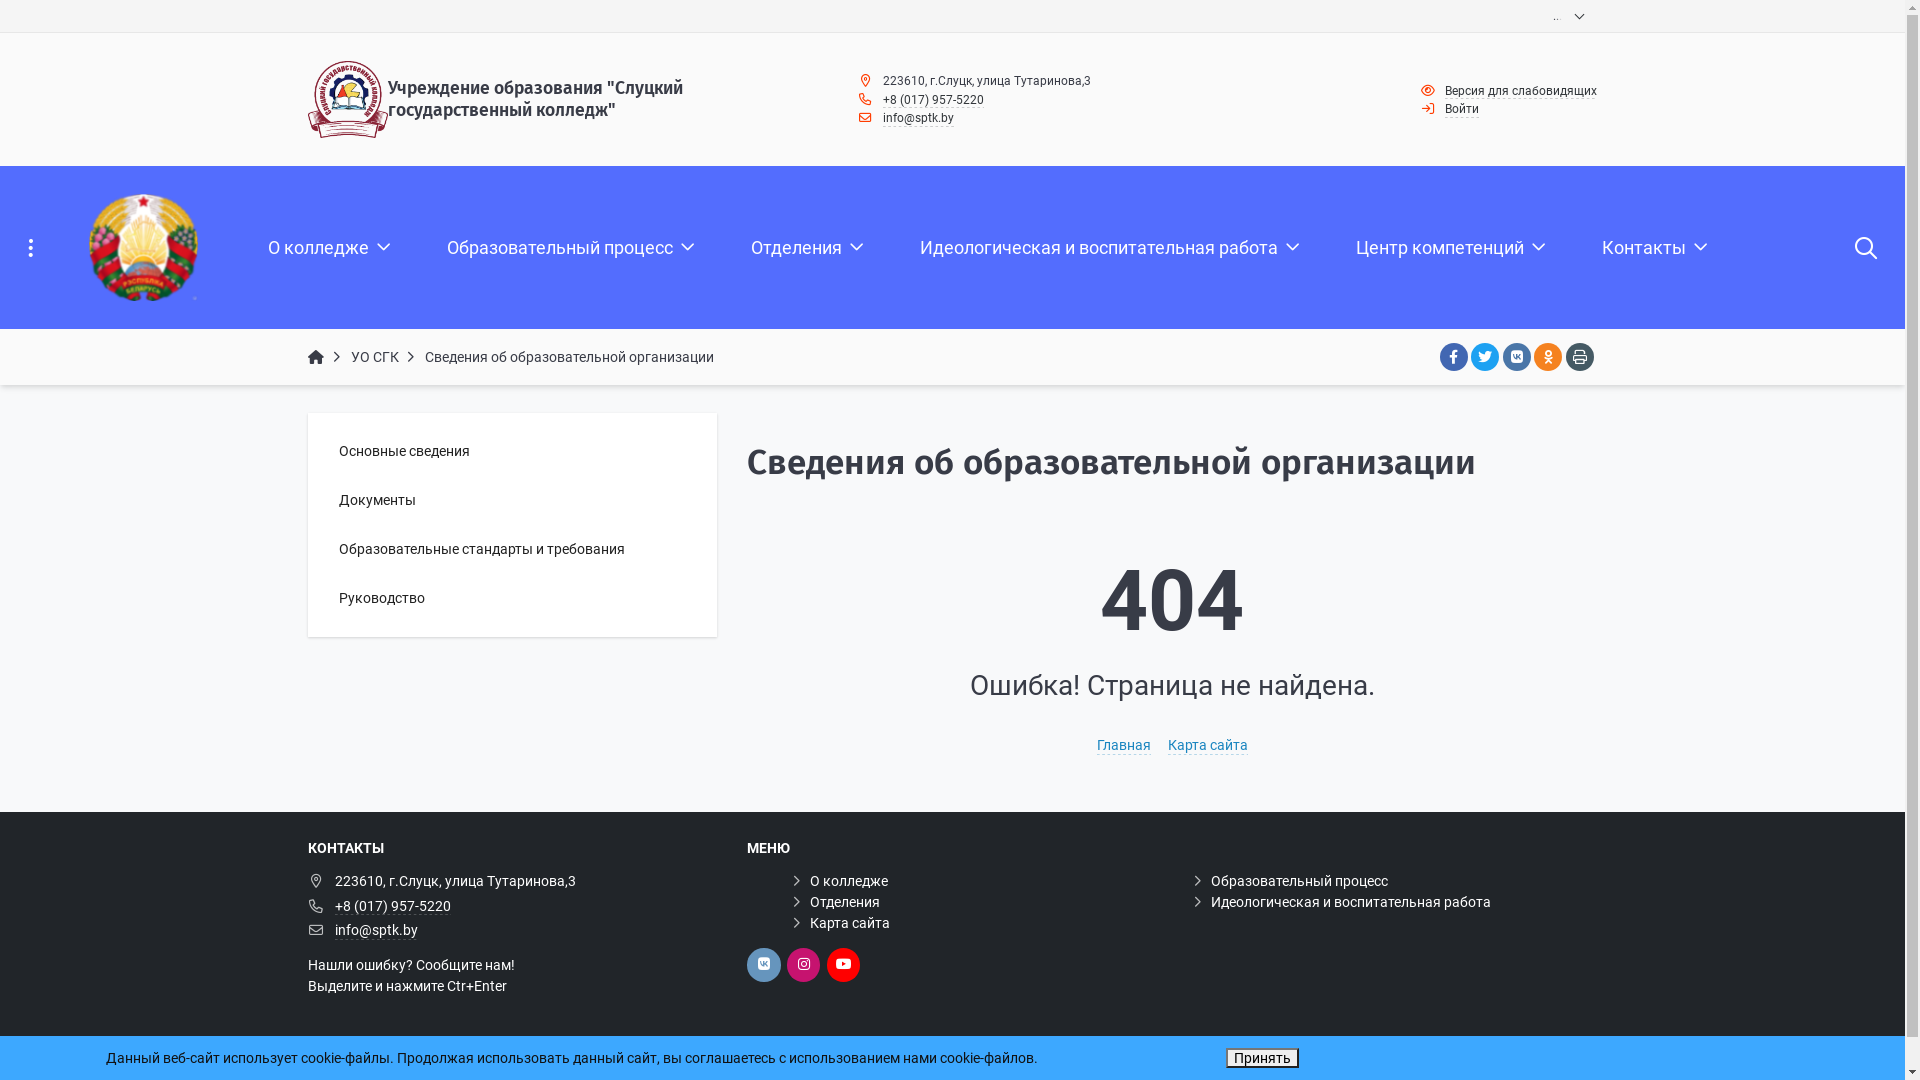 The image size is (1920, 1080). I want to click on '+8 (017) 957-5220', so click(932, 100).